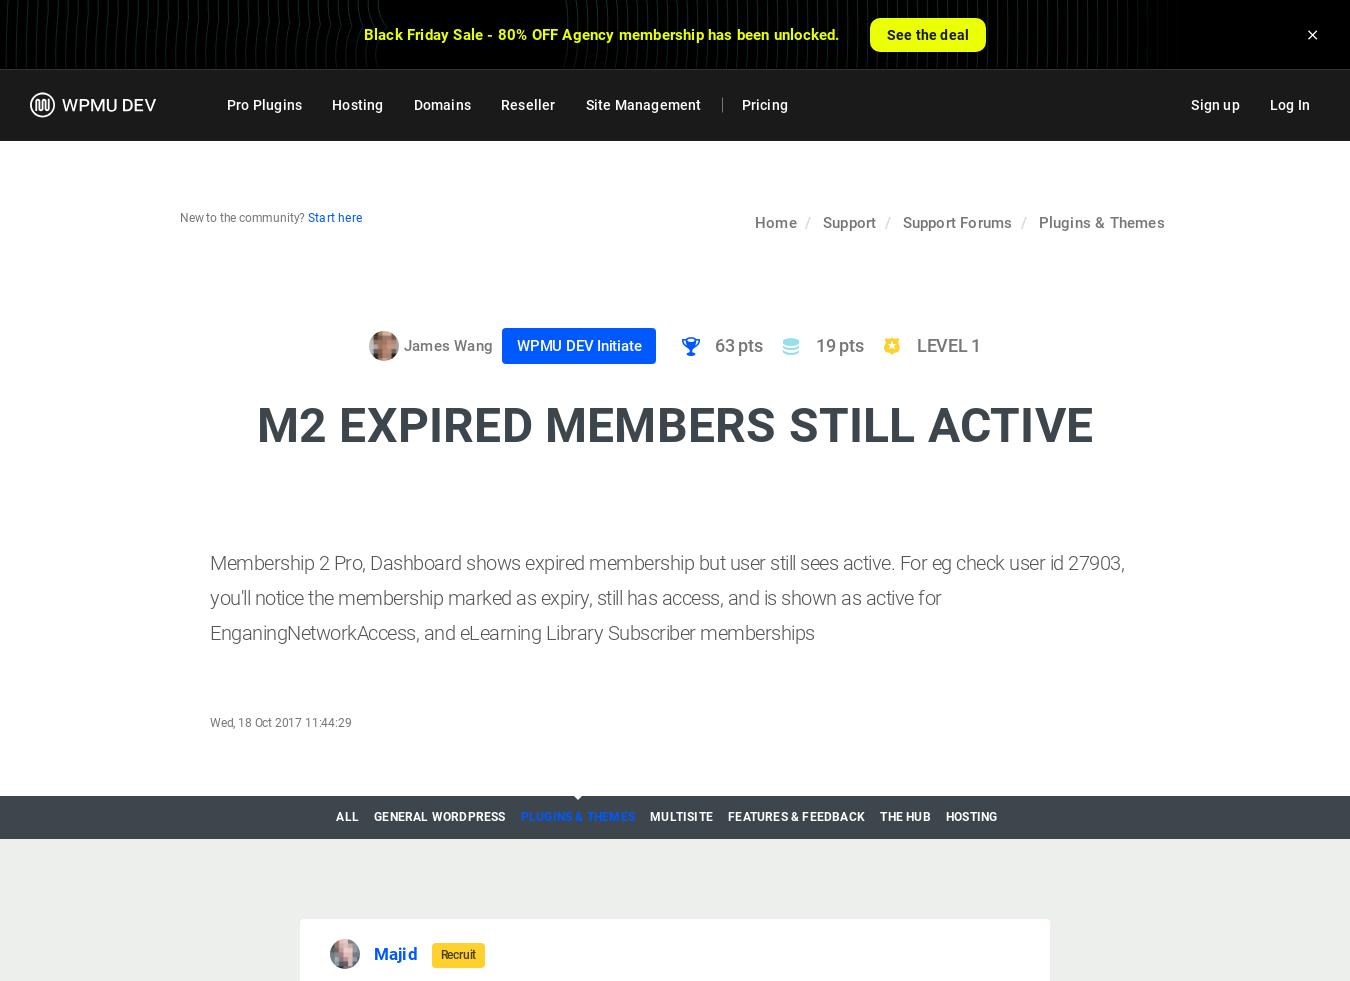 This screenshot has width=1350, height=981. I want to click on 'Recruit', so click(439, 954).